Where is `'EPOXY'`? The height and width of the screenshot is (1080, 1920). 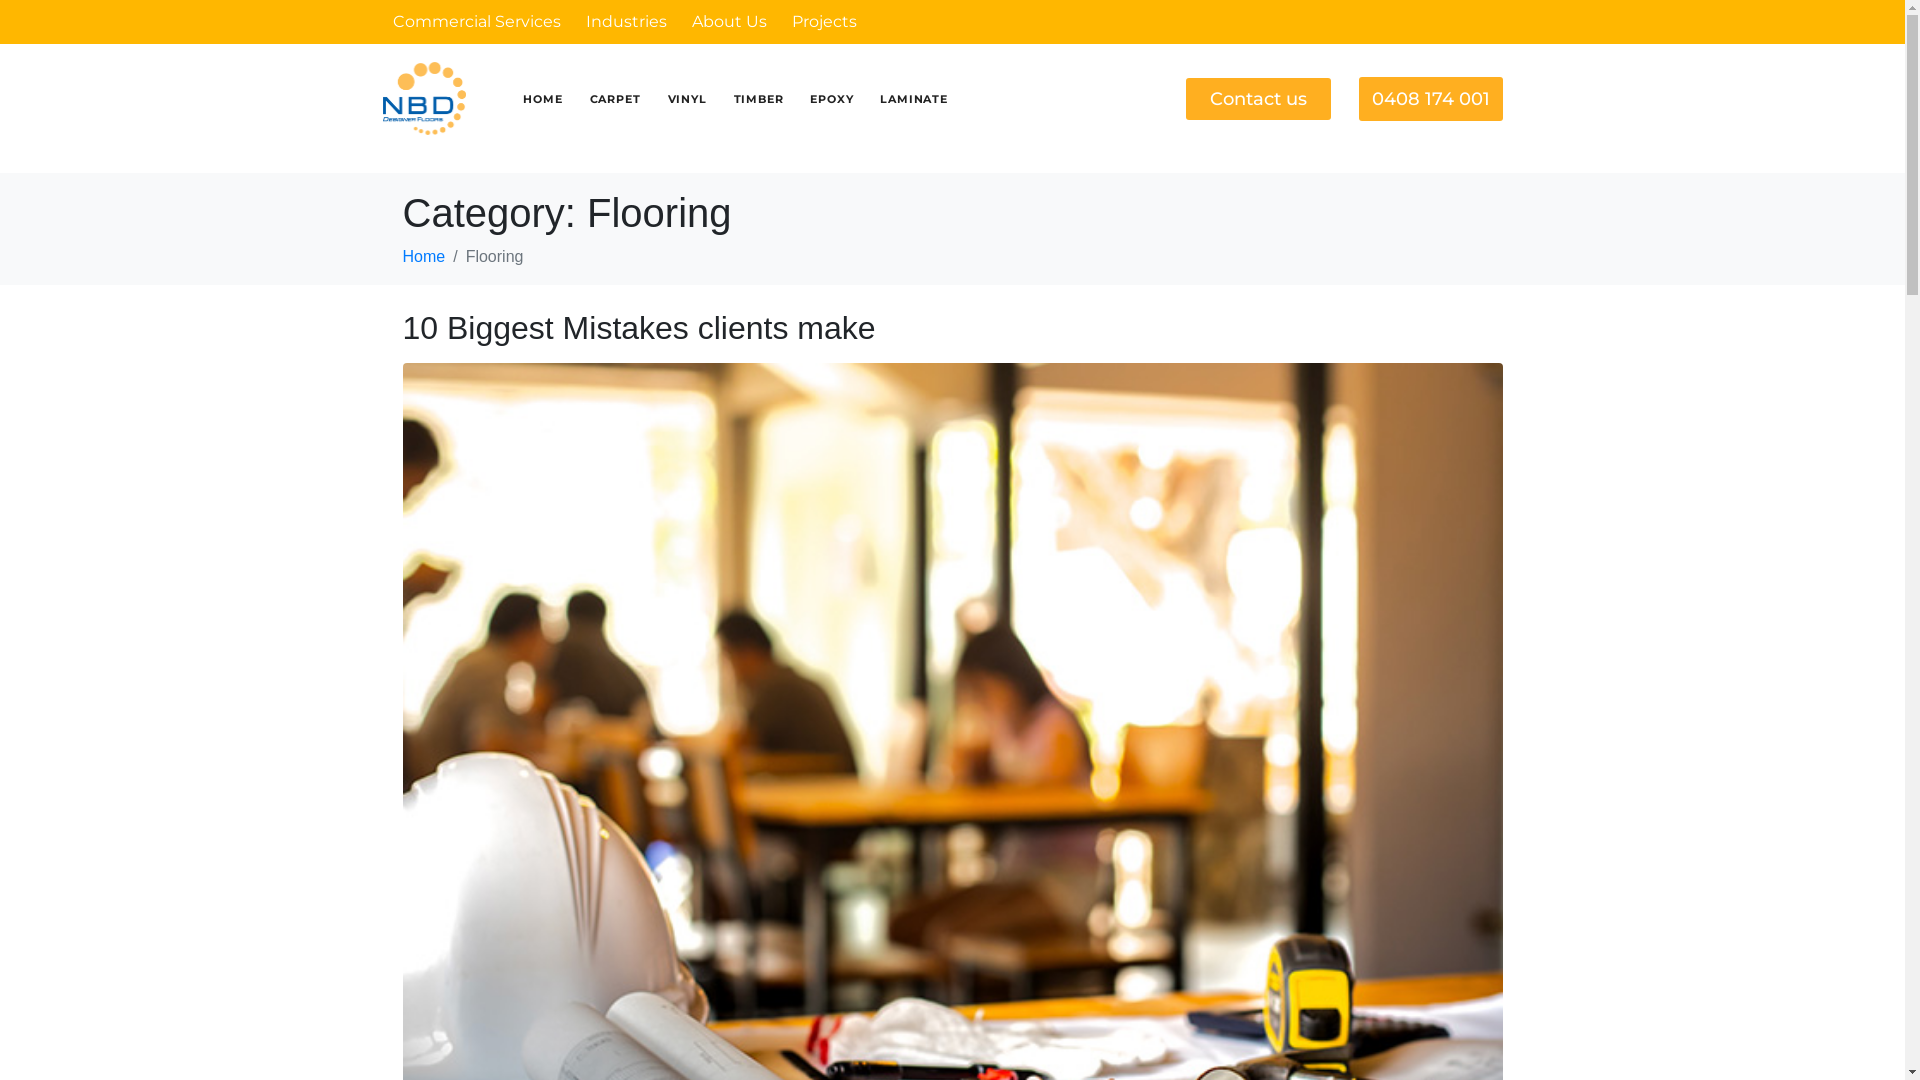
'EPOXY' is located at coordinates (831, 99).